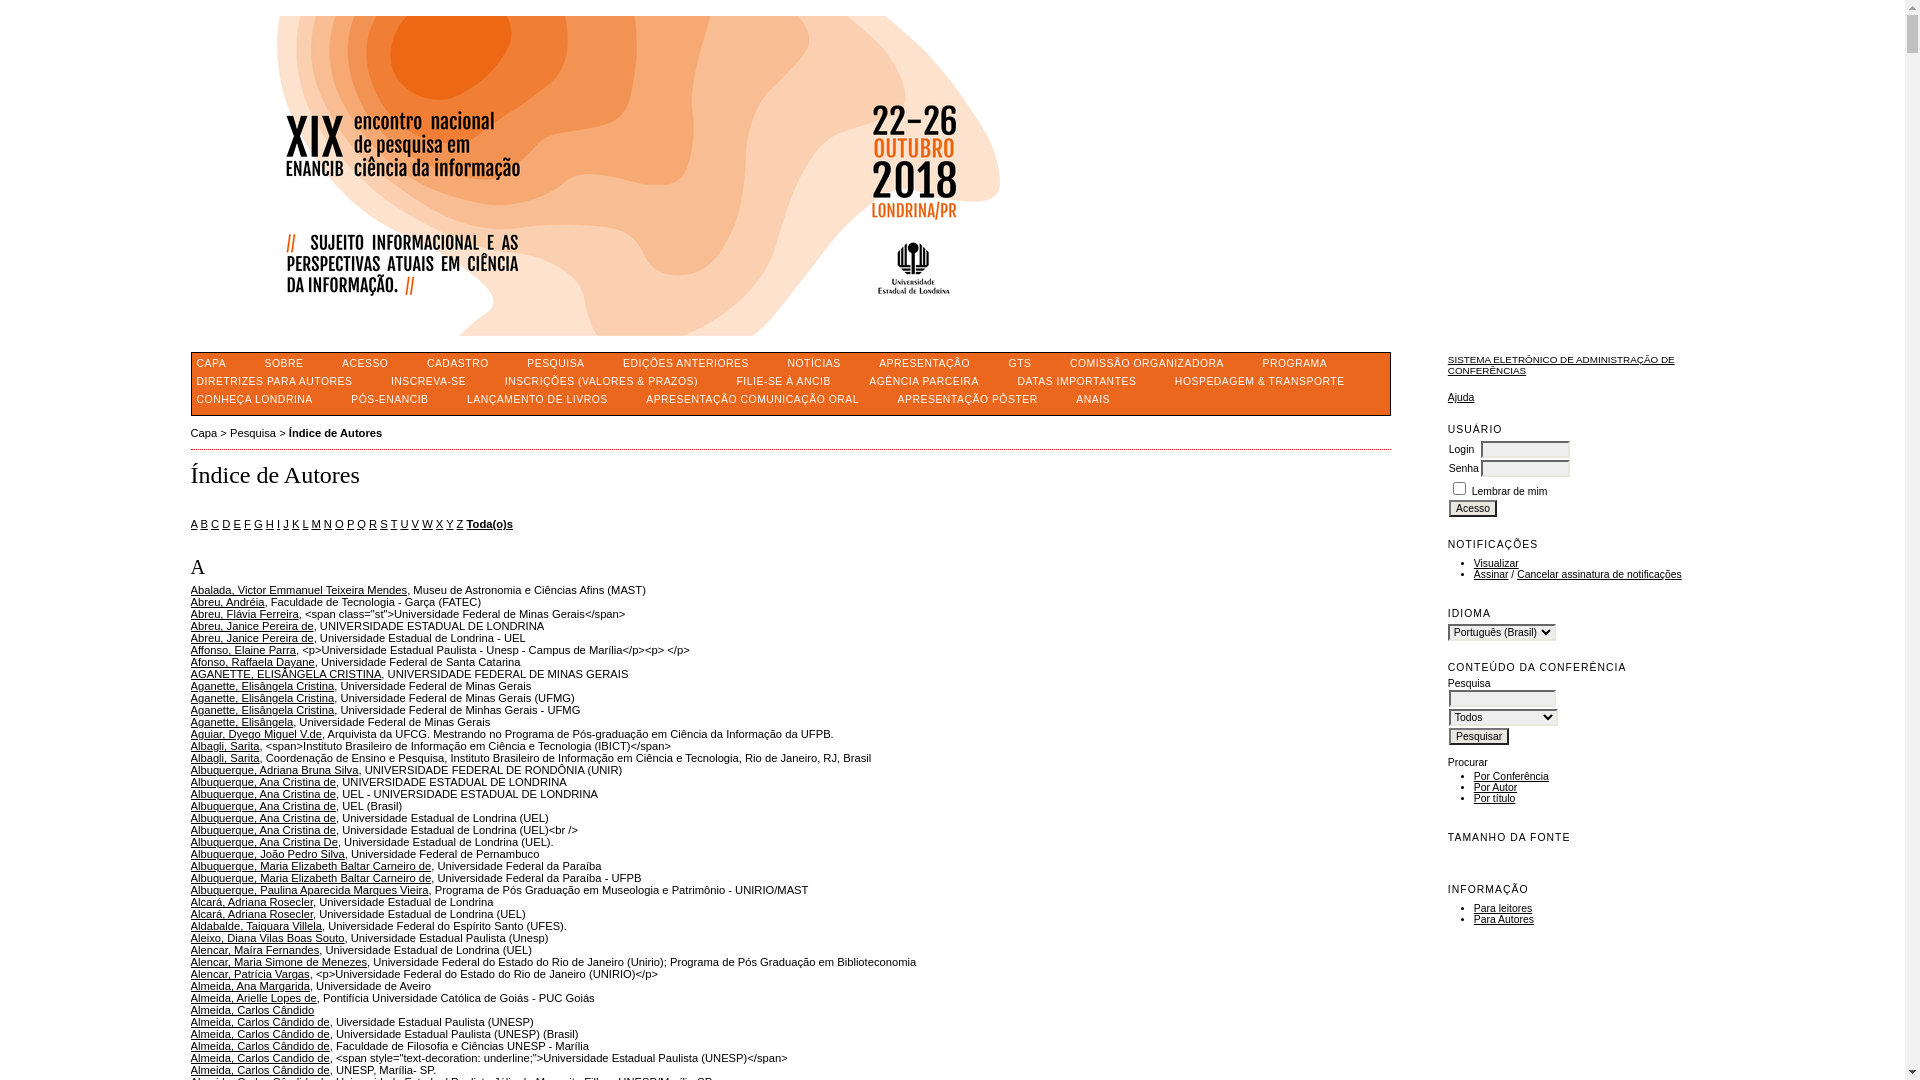 Image resolution: width=1920 pixels, height=1080 pixels. I want to click on 'Pesquisa', so click(252, 431).